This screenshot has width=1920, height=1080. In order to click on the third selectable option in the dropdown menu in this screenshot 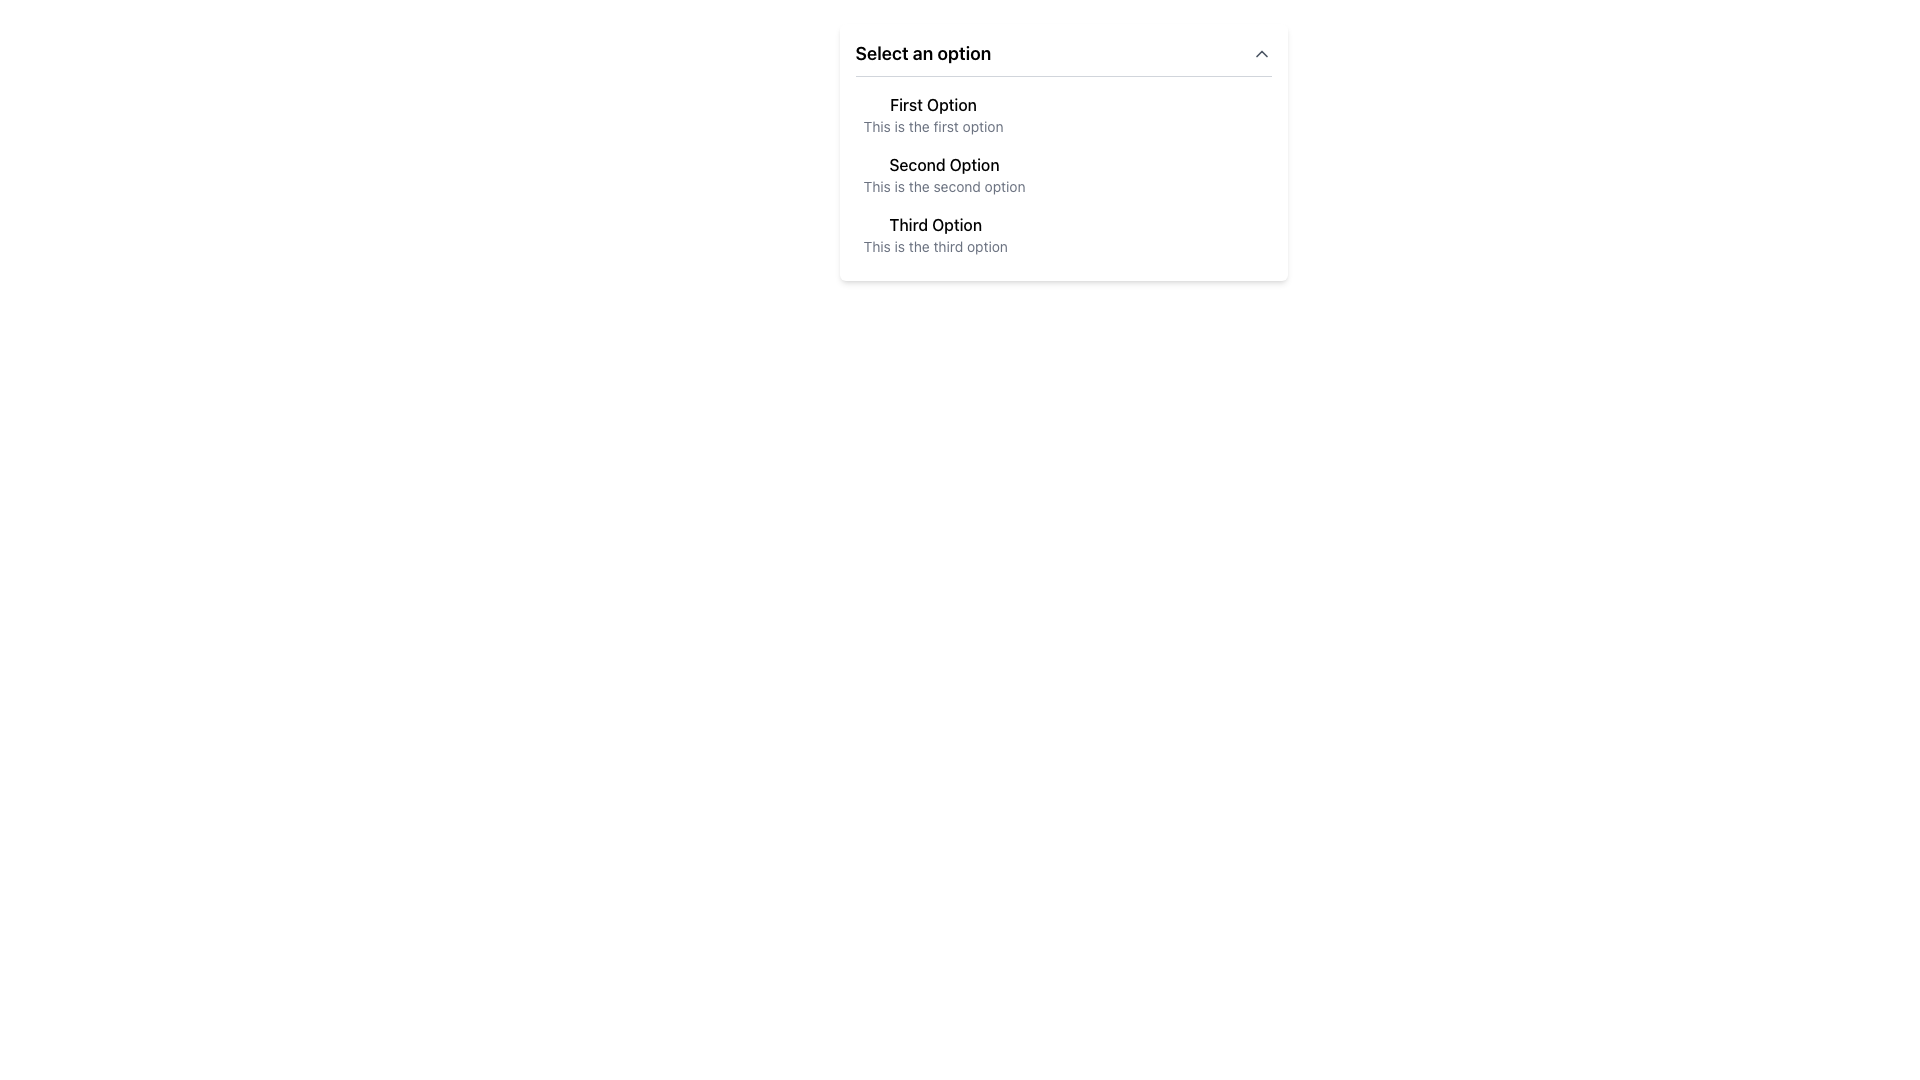, I will do `click(934, 234)`.